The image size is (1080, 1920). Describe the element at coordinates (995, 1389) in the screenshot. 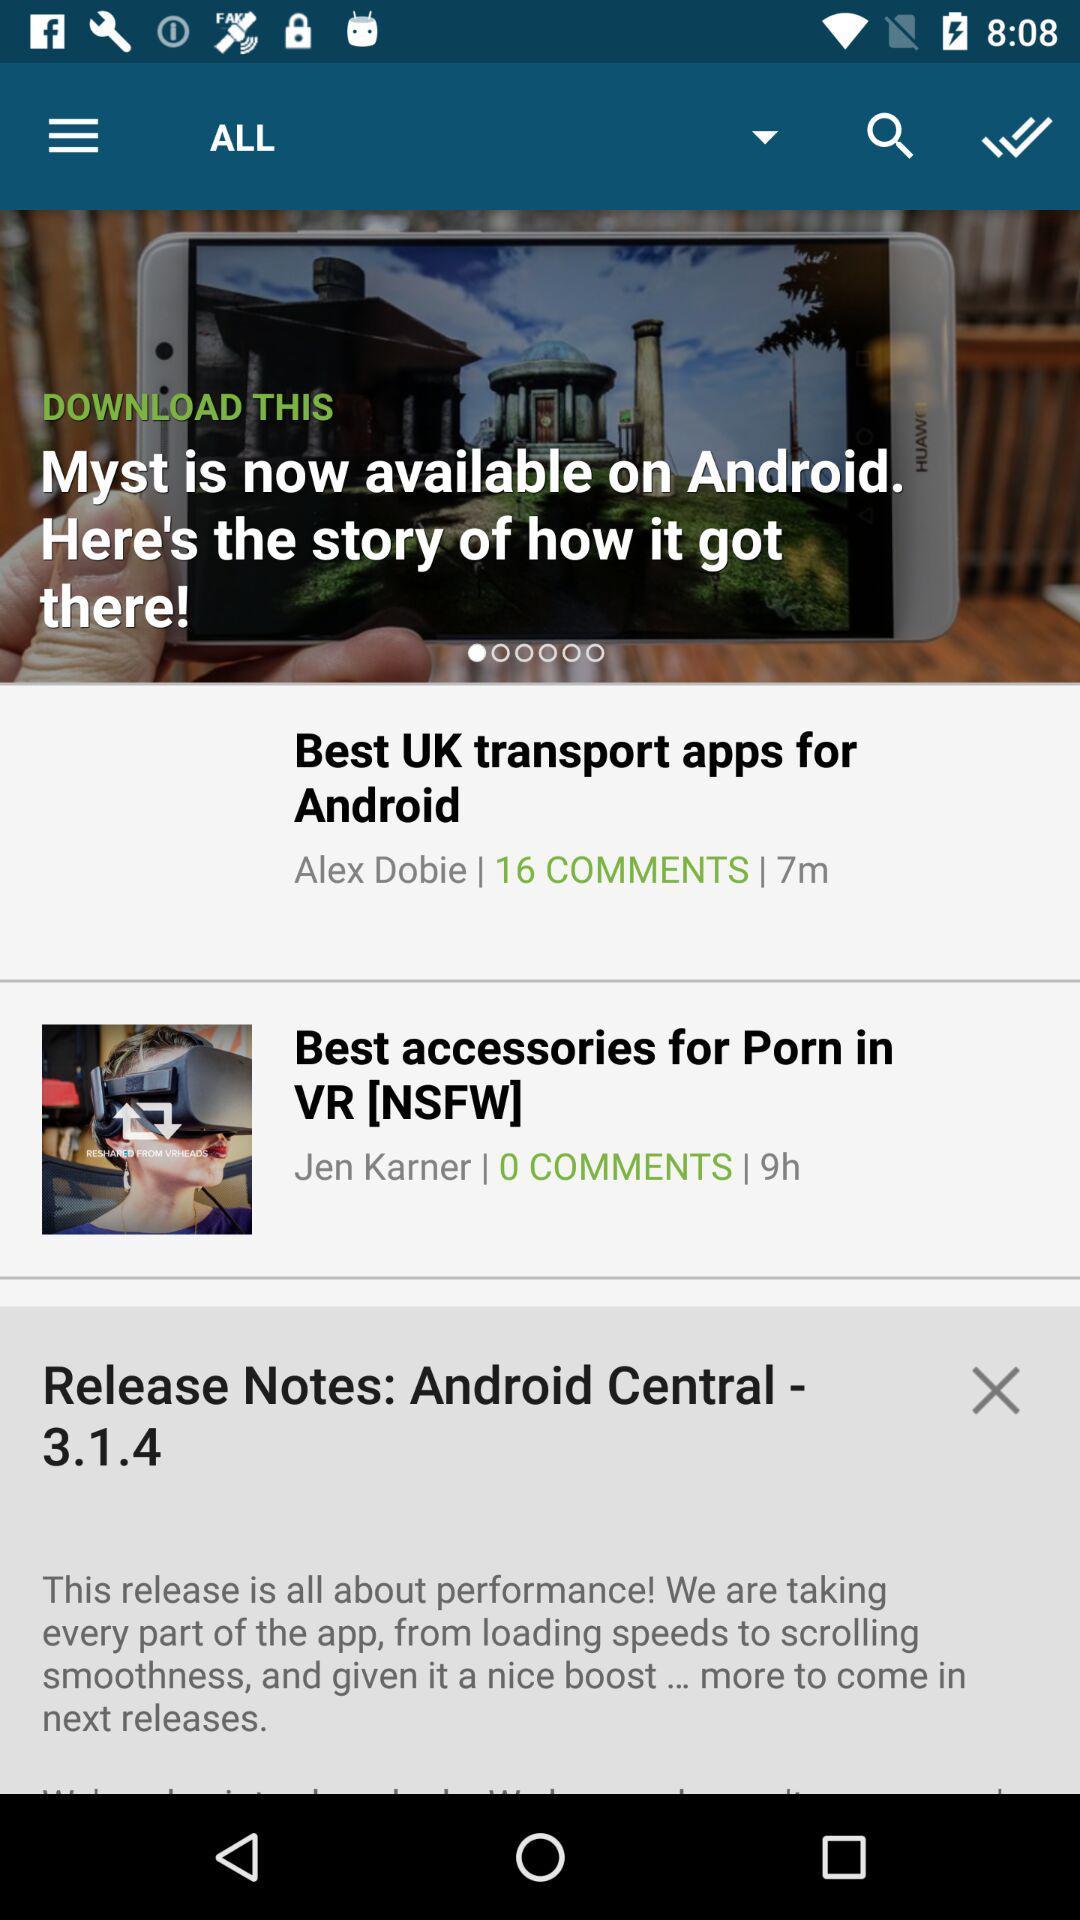

I see `the close icon` at that location.